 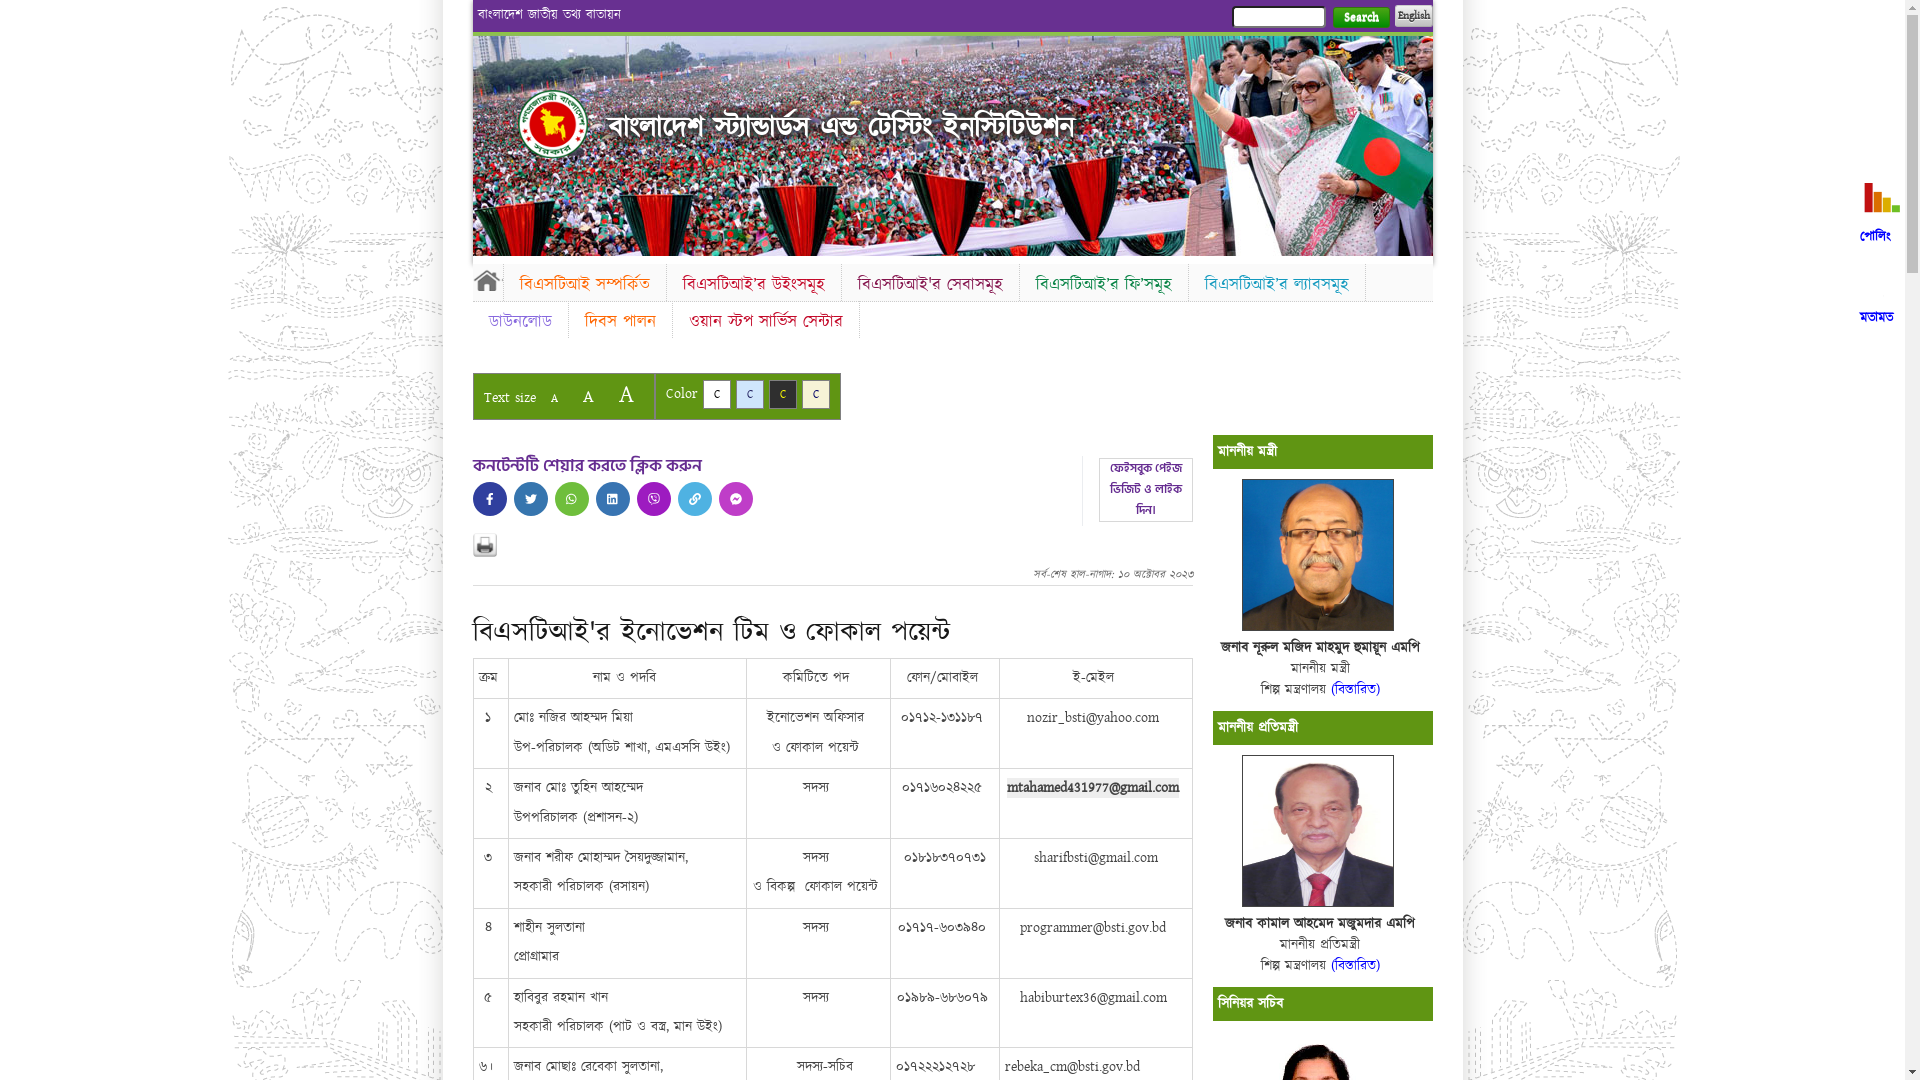 What do you see at coordinates (553, 398) in the screenshot?
I see `'A'` at bounding box center [553, 398].